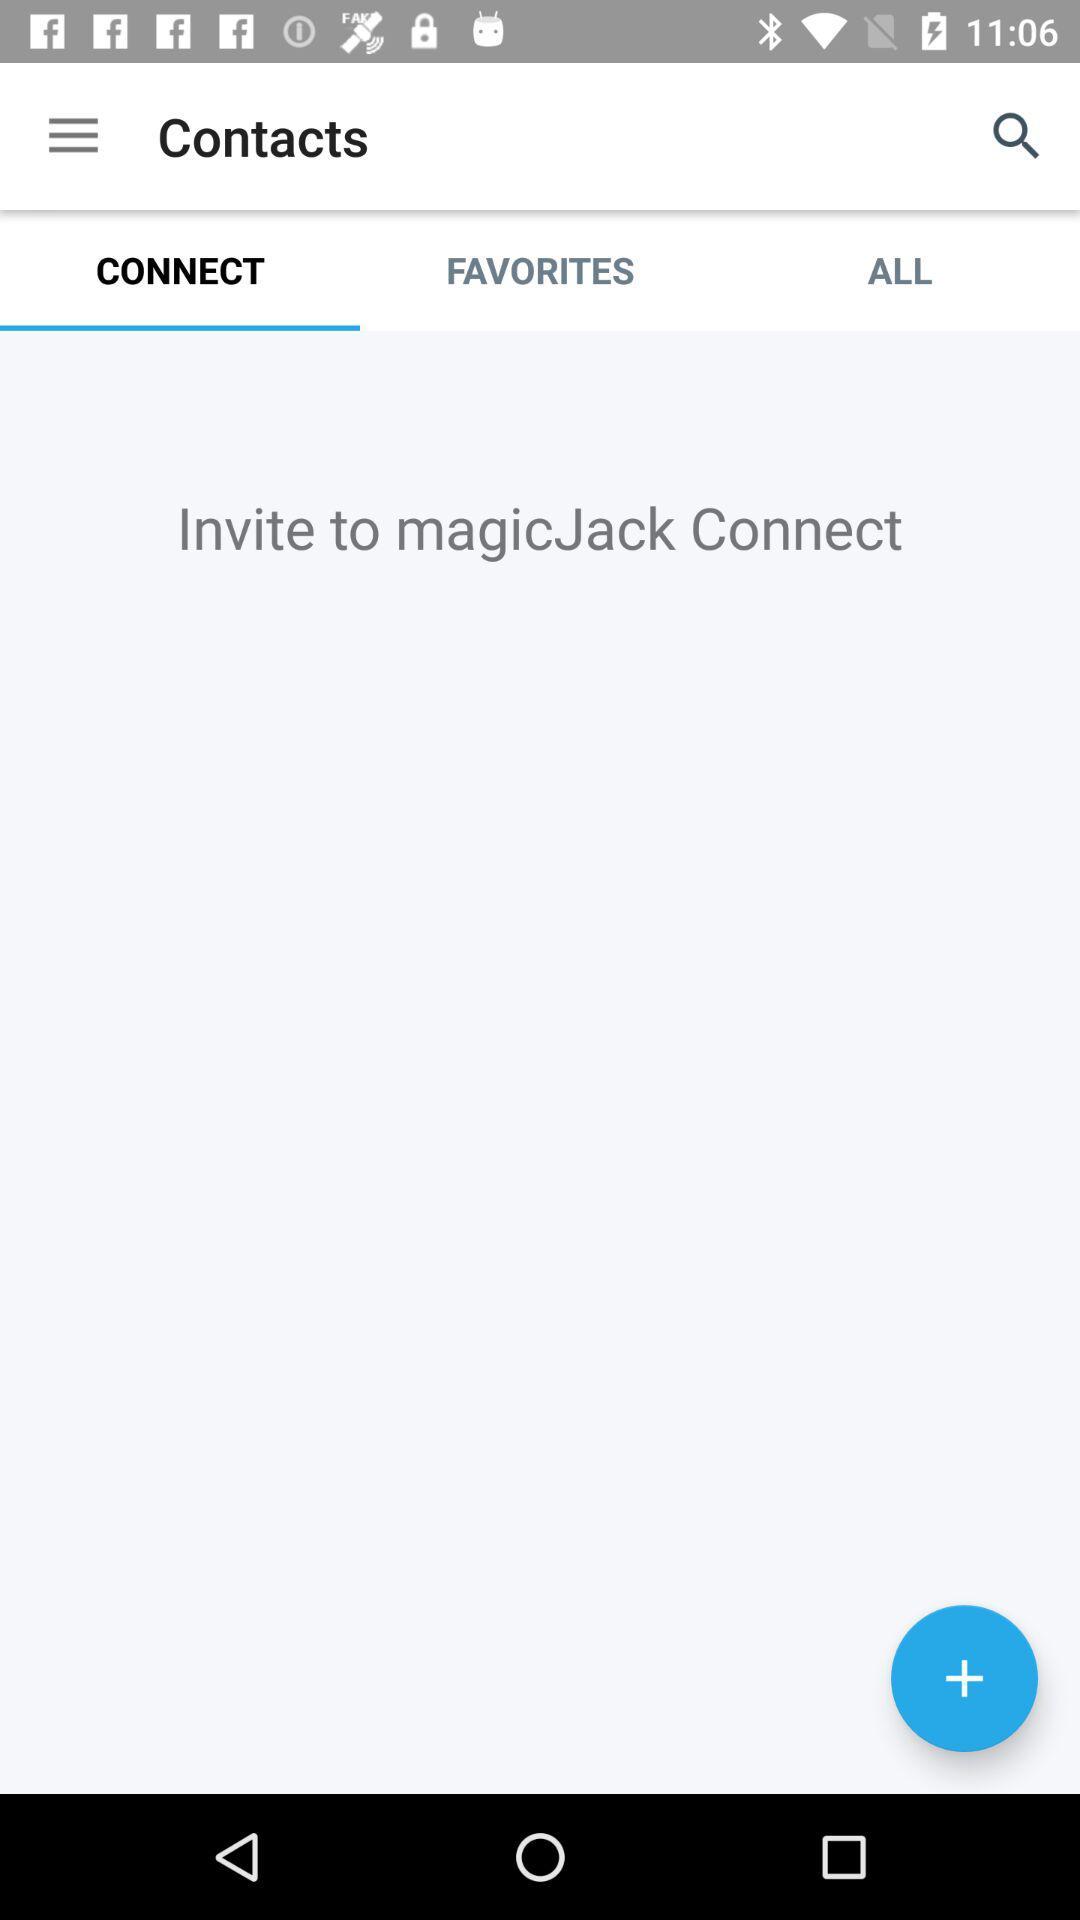  What do you see at coordinates (540, 269) in the screenshot?
I see `item to the right of connect` at bounding box center [540, 269].